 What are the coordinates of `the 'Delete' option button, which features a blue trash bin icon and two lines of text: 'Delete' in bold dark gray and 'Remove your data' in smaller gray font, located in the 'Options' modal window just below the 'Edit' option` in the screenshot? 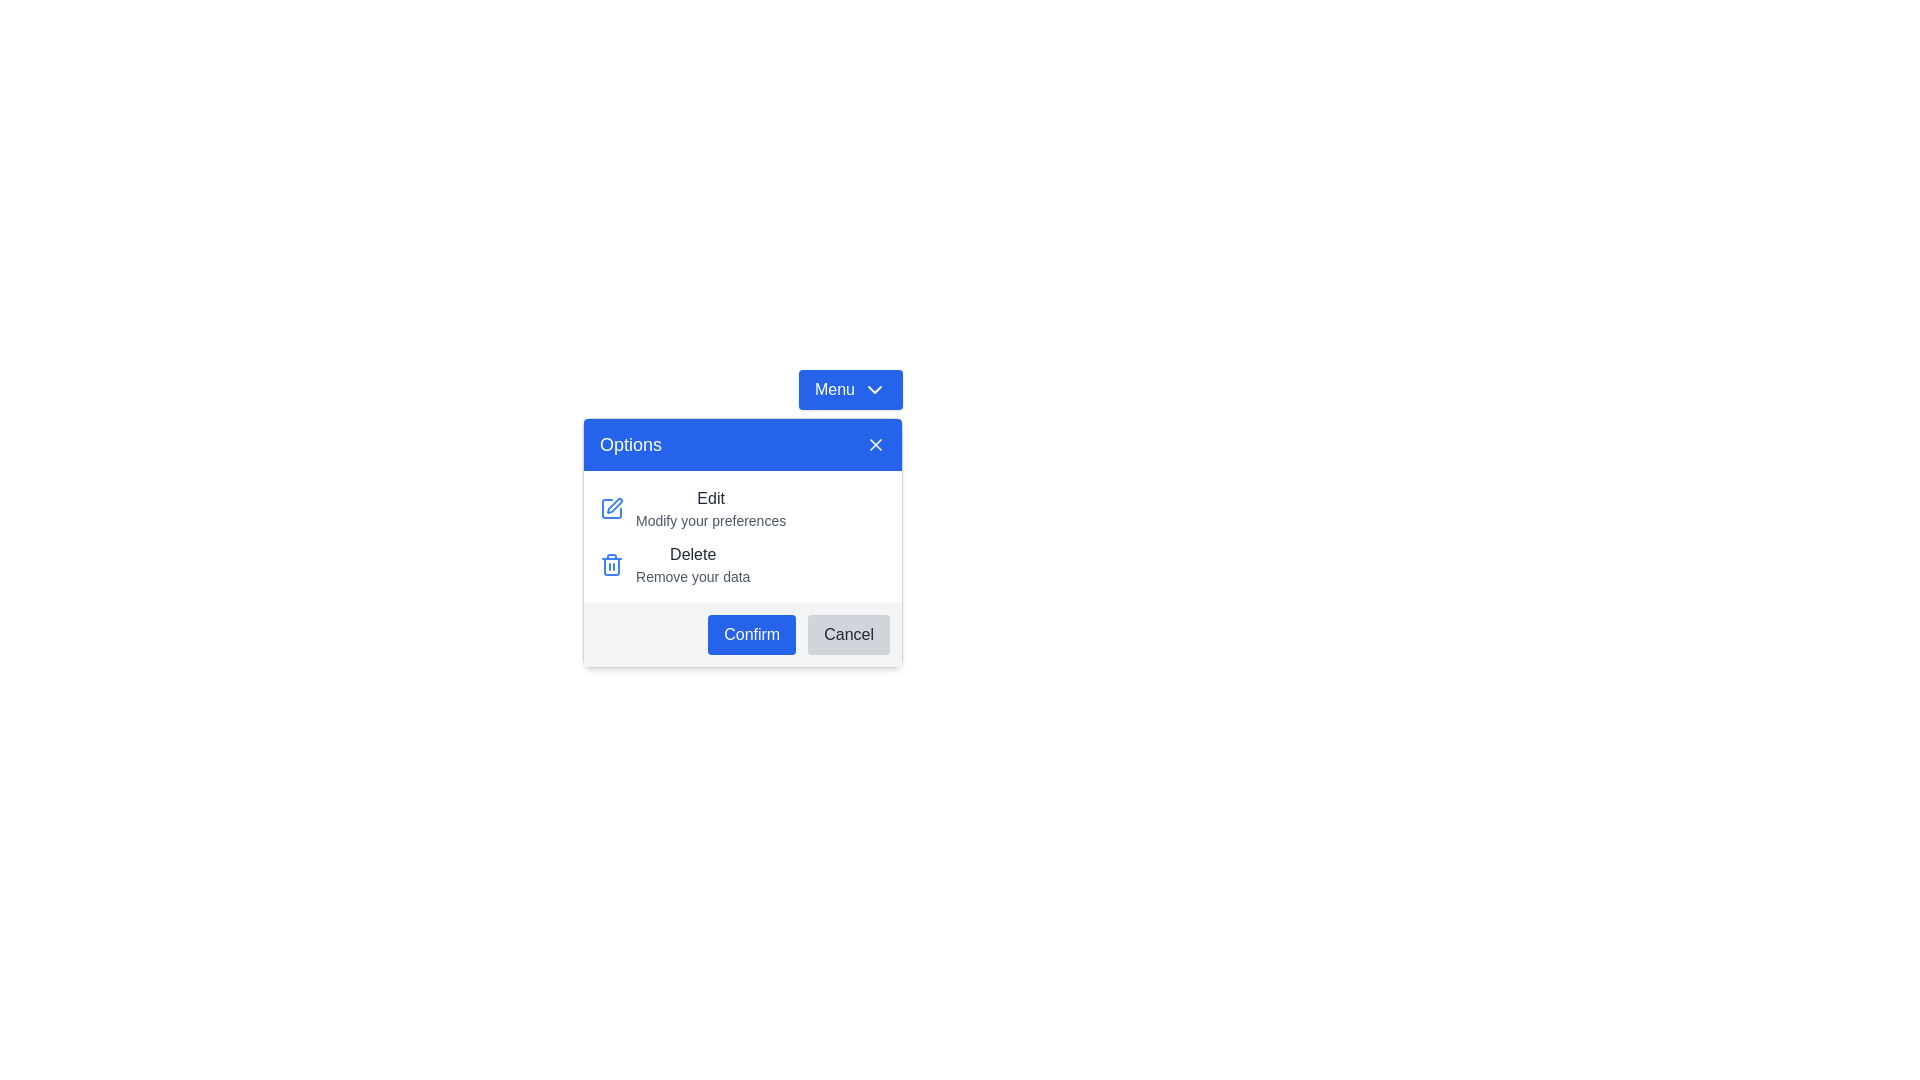 It's located at (742, 564).